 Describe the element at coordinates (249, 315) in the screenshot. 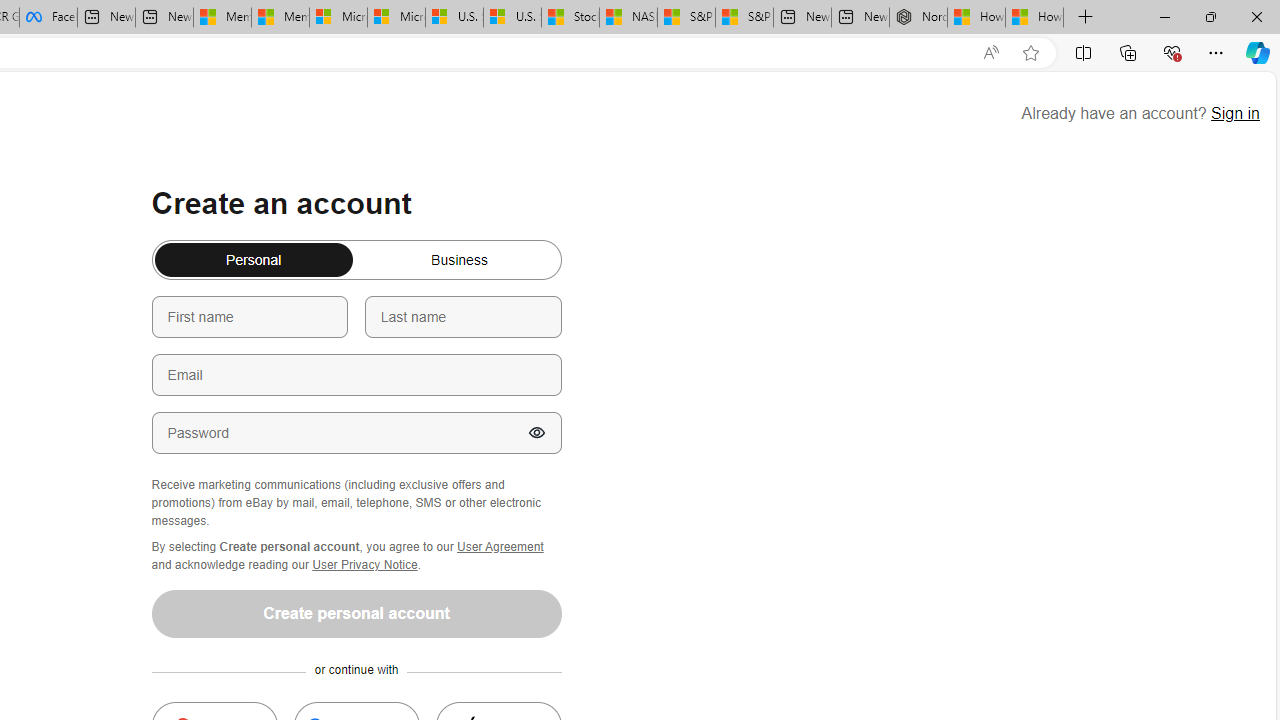

I see `'First name'` at that location.